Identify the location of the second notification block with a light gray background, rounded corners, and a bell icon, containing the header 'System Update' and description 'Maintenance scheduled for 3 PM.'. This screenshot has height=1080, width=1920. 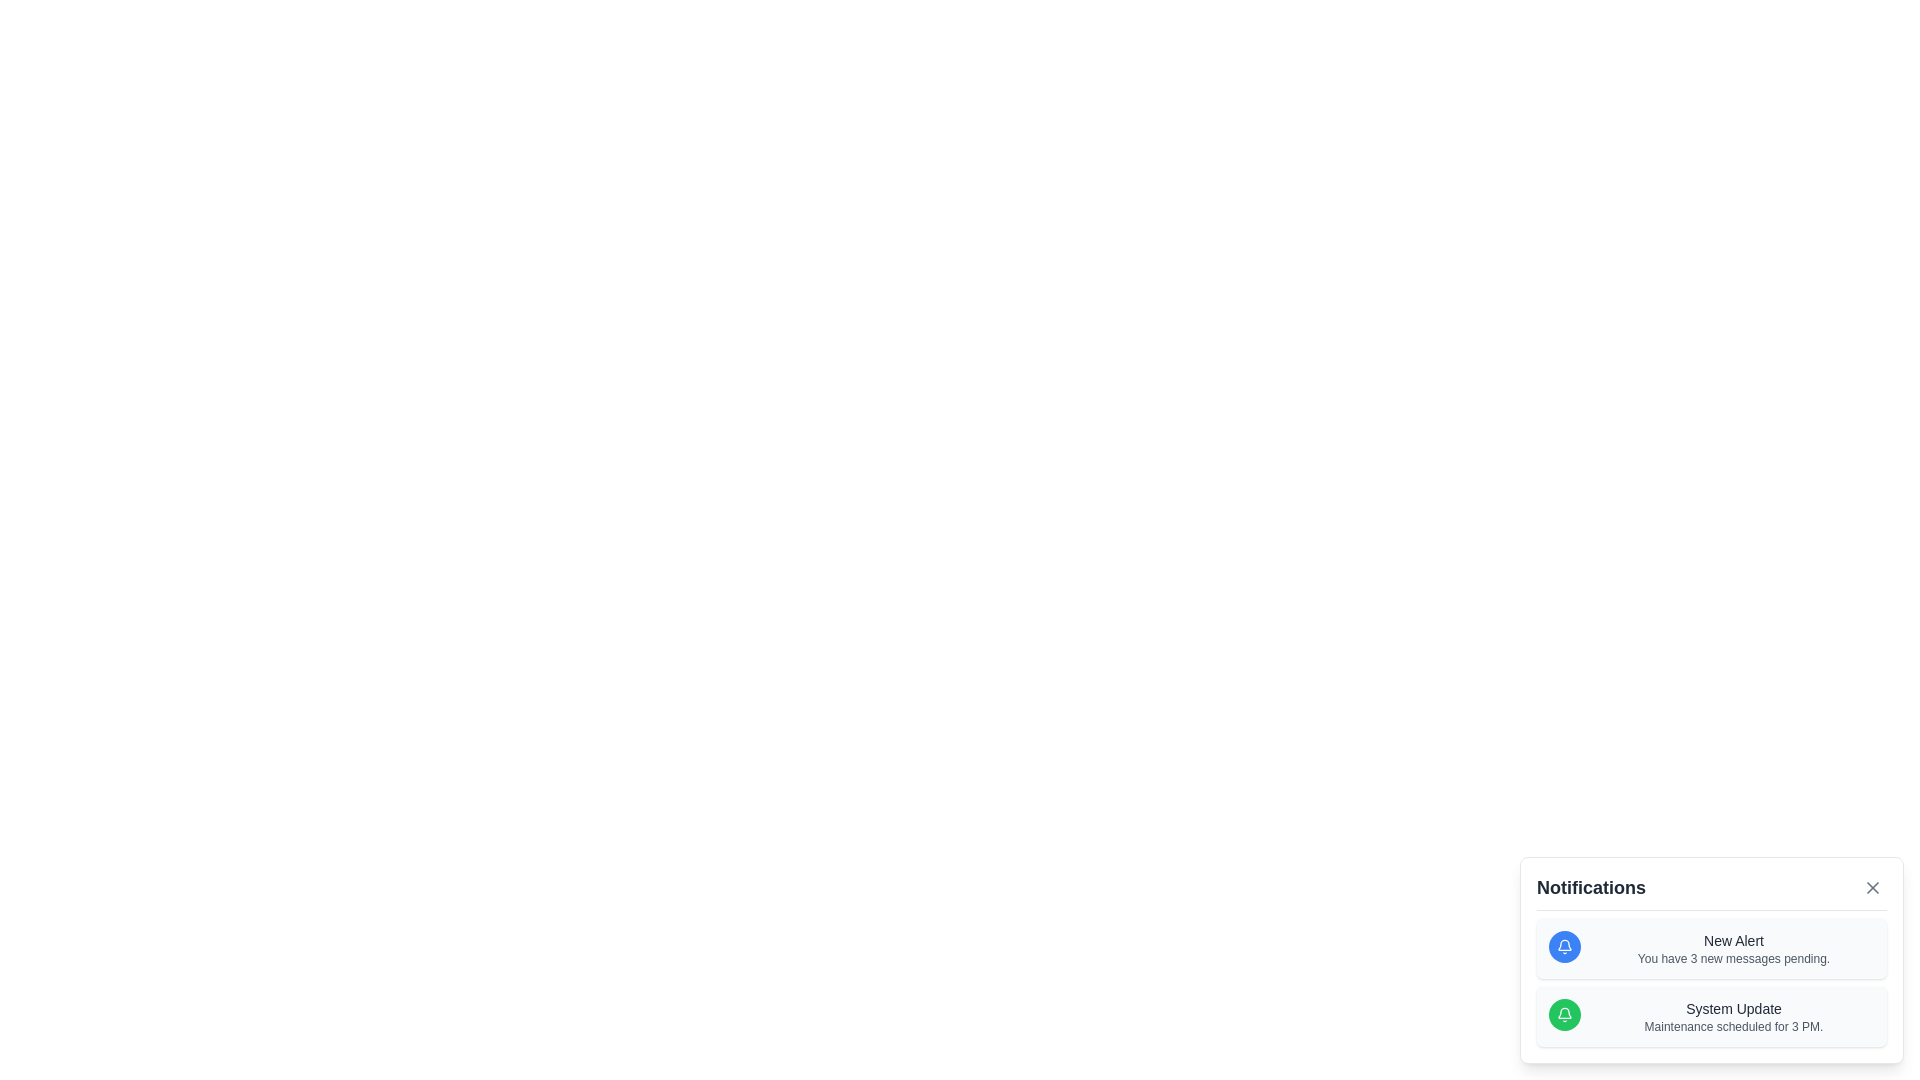
(1711, 1017).